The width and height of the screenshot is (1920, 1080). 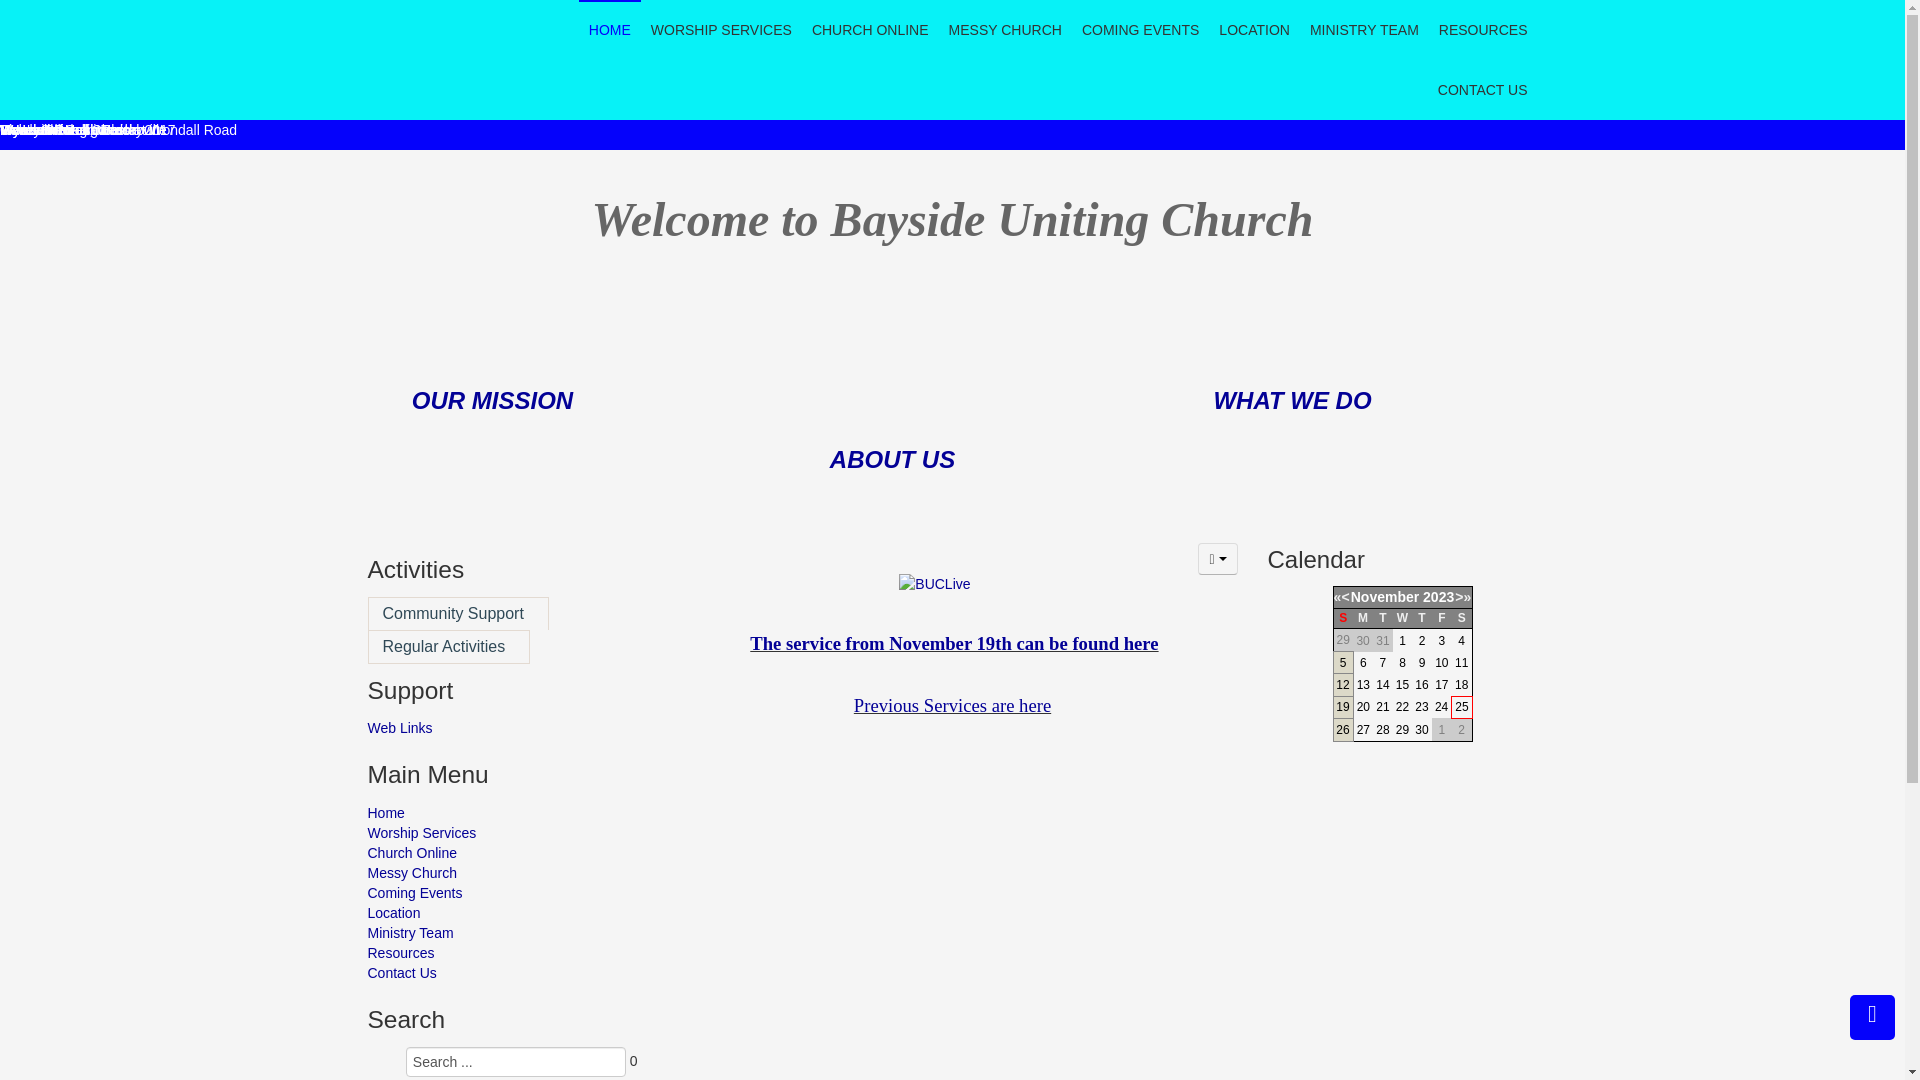 I want to click on 'HOME', so click(x=608, y=30).